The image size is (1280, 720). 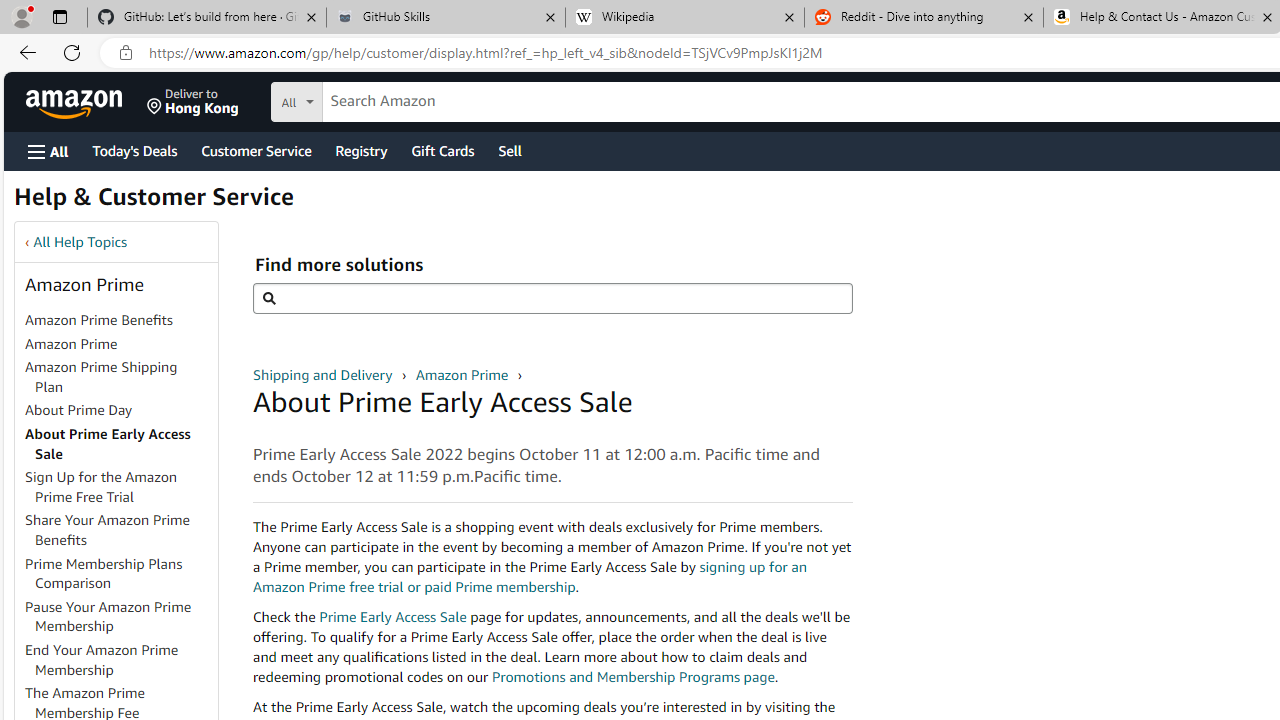 I want to click on 'Customer Service', so click(x=255, y=149).